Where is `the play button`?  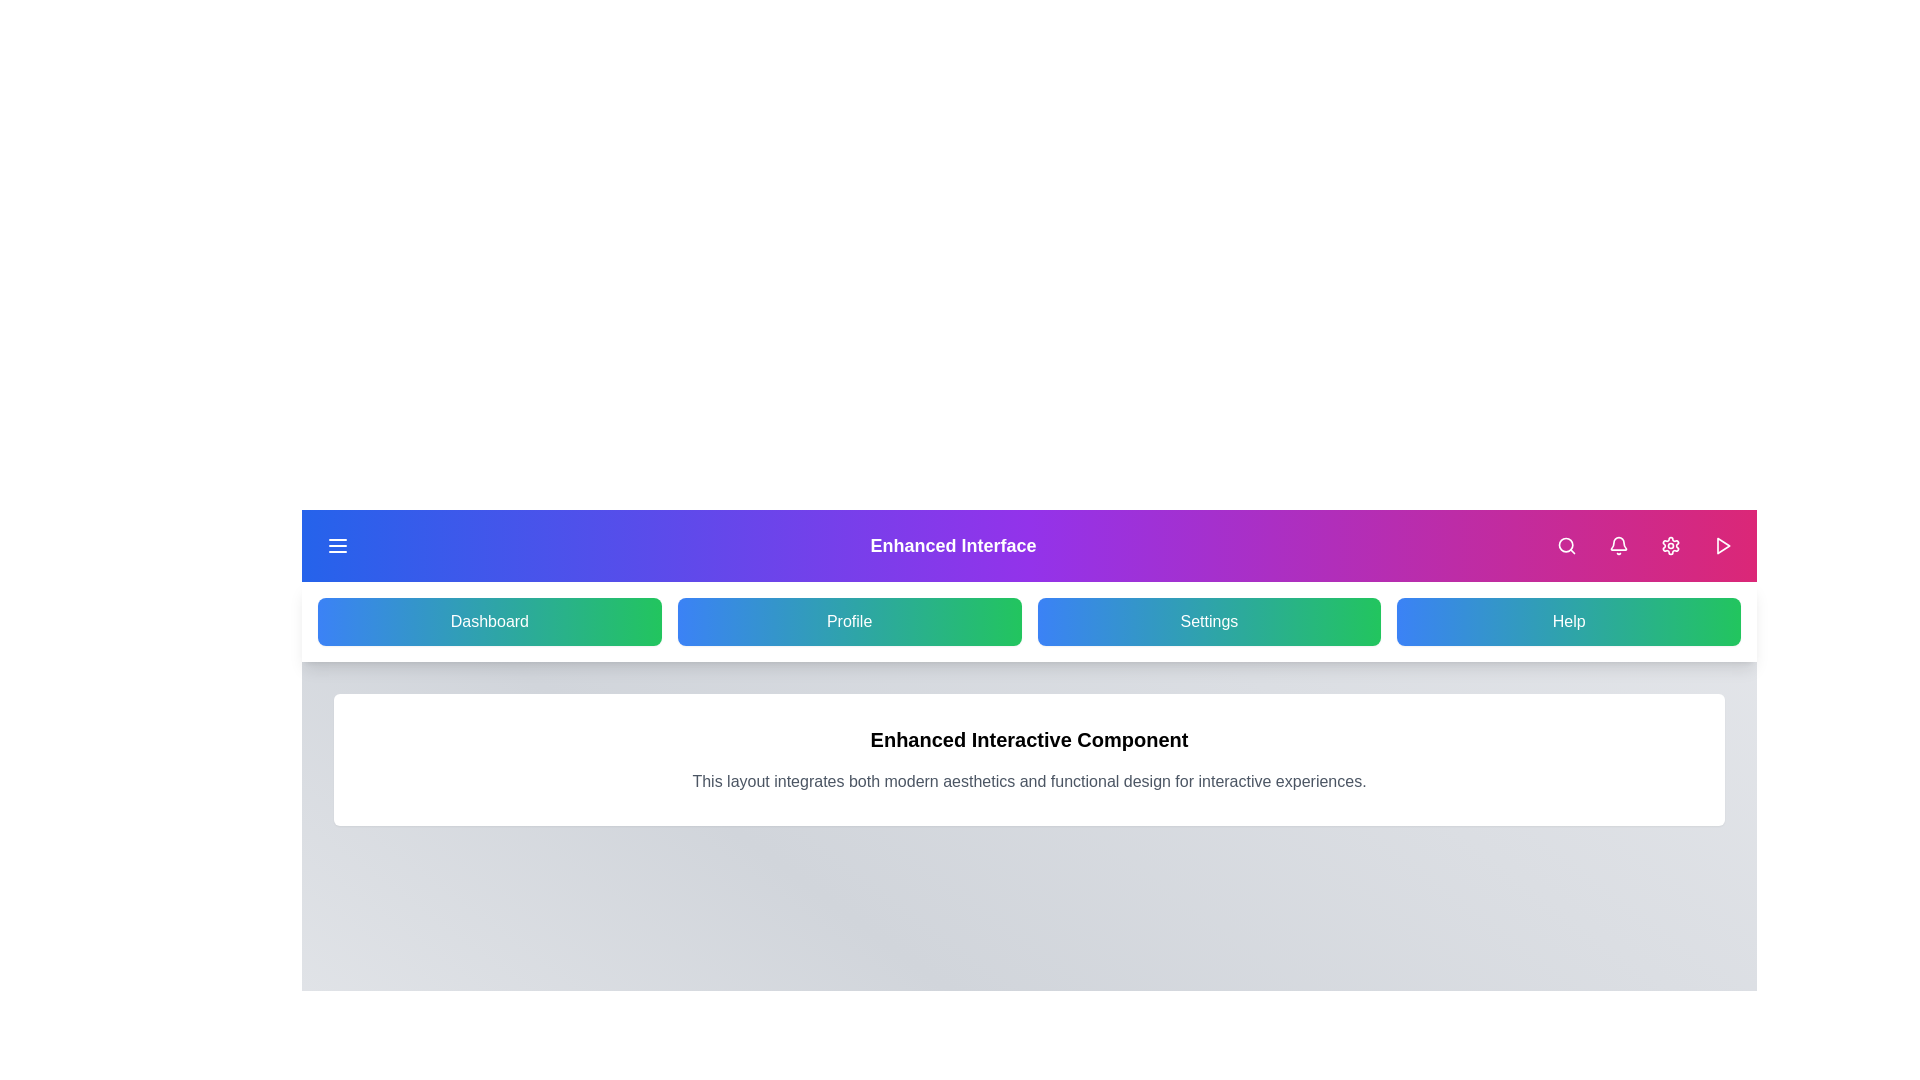
the play button is located at coordinates (1722, 546).